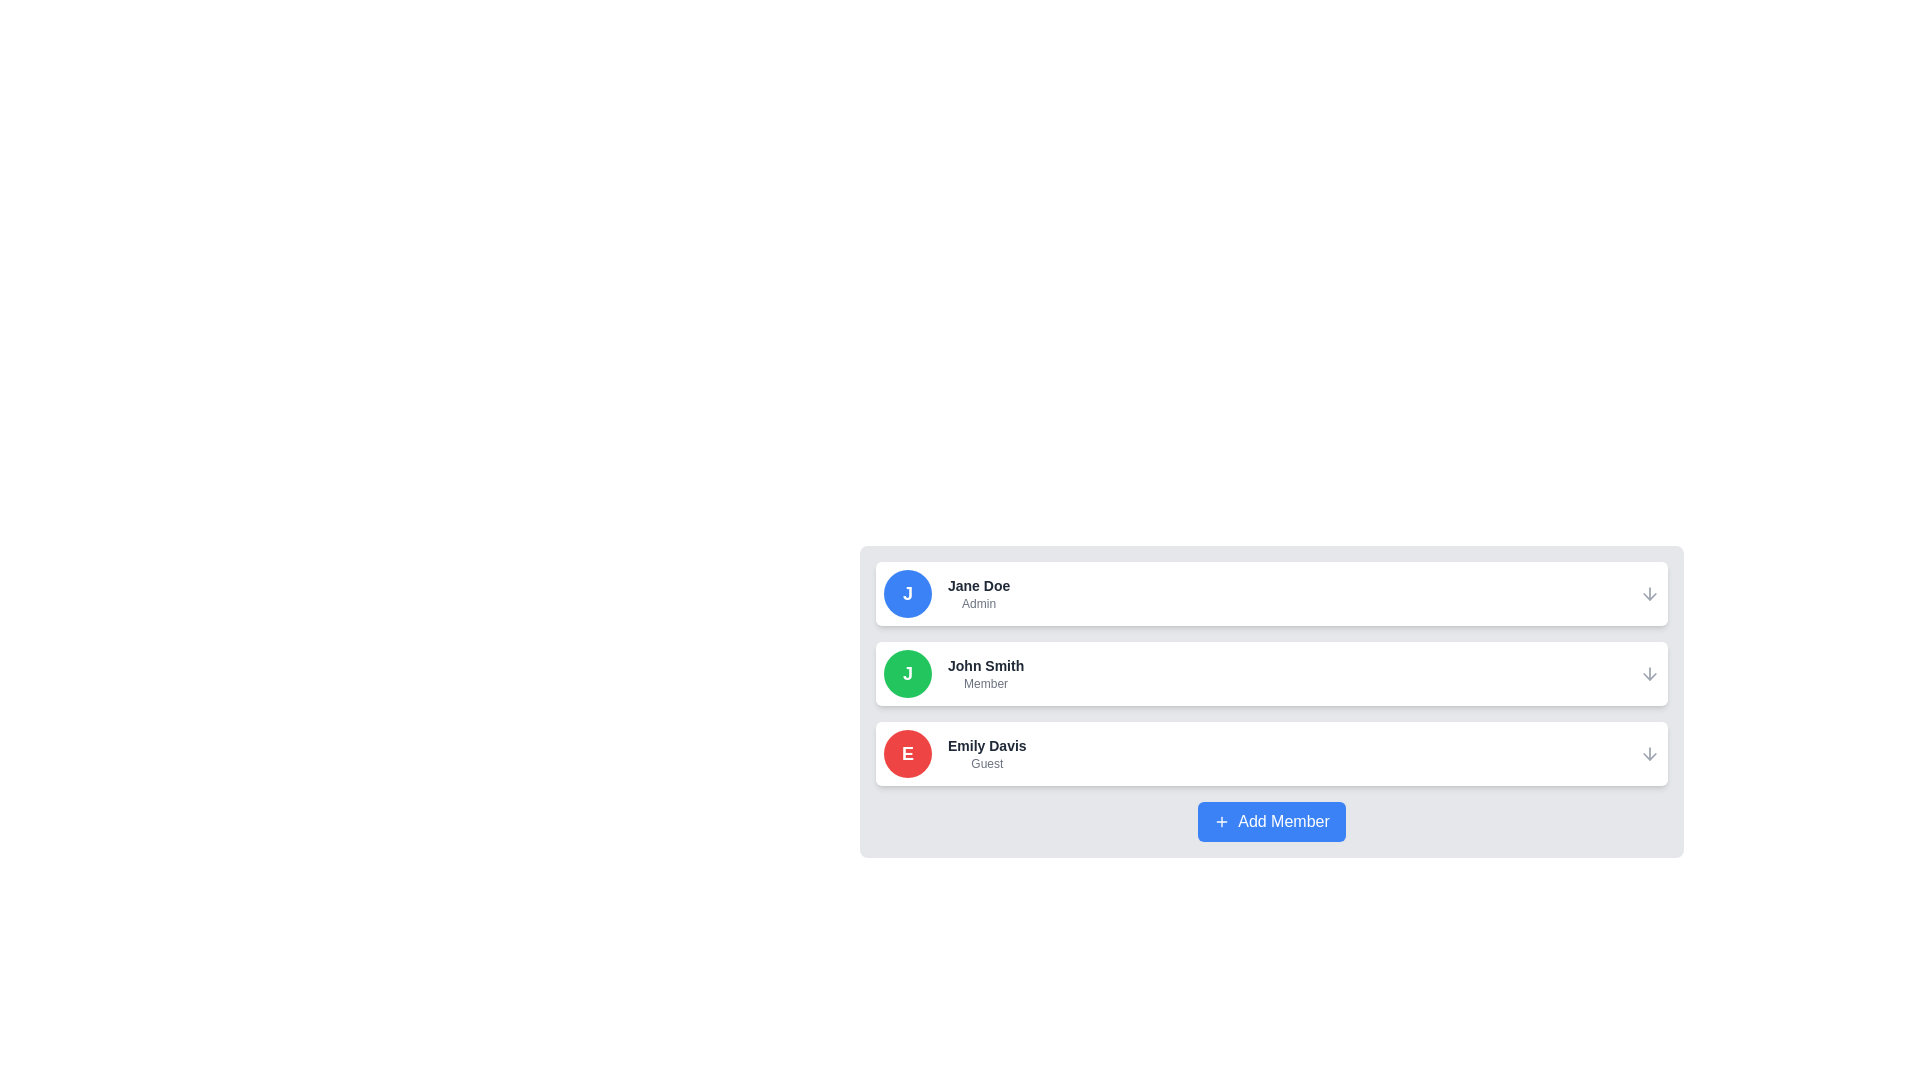  Describe the element at coordinates (1650, 593) in the screenshot. I see `the downward-pointing arrow icon button, which is styled in gray and located at the far right of the row displaying 'Jane Doe' and their role 'Admin'` at that location.